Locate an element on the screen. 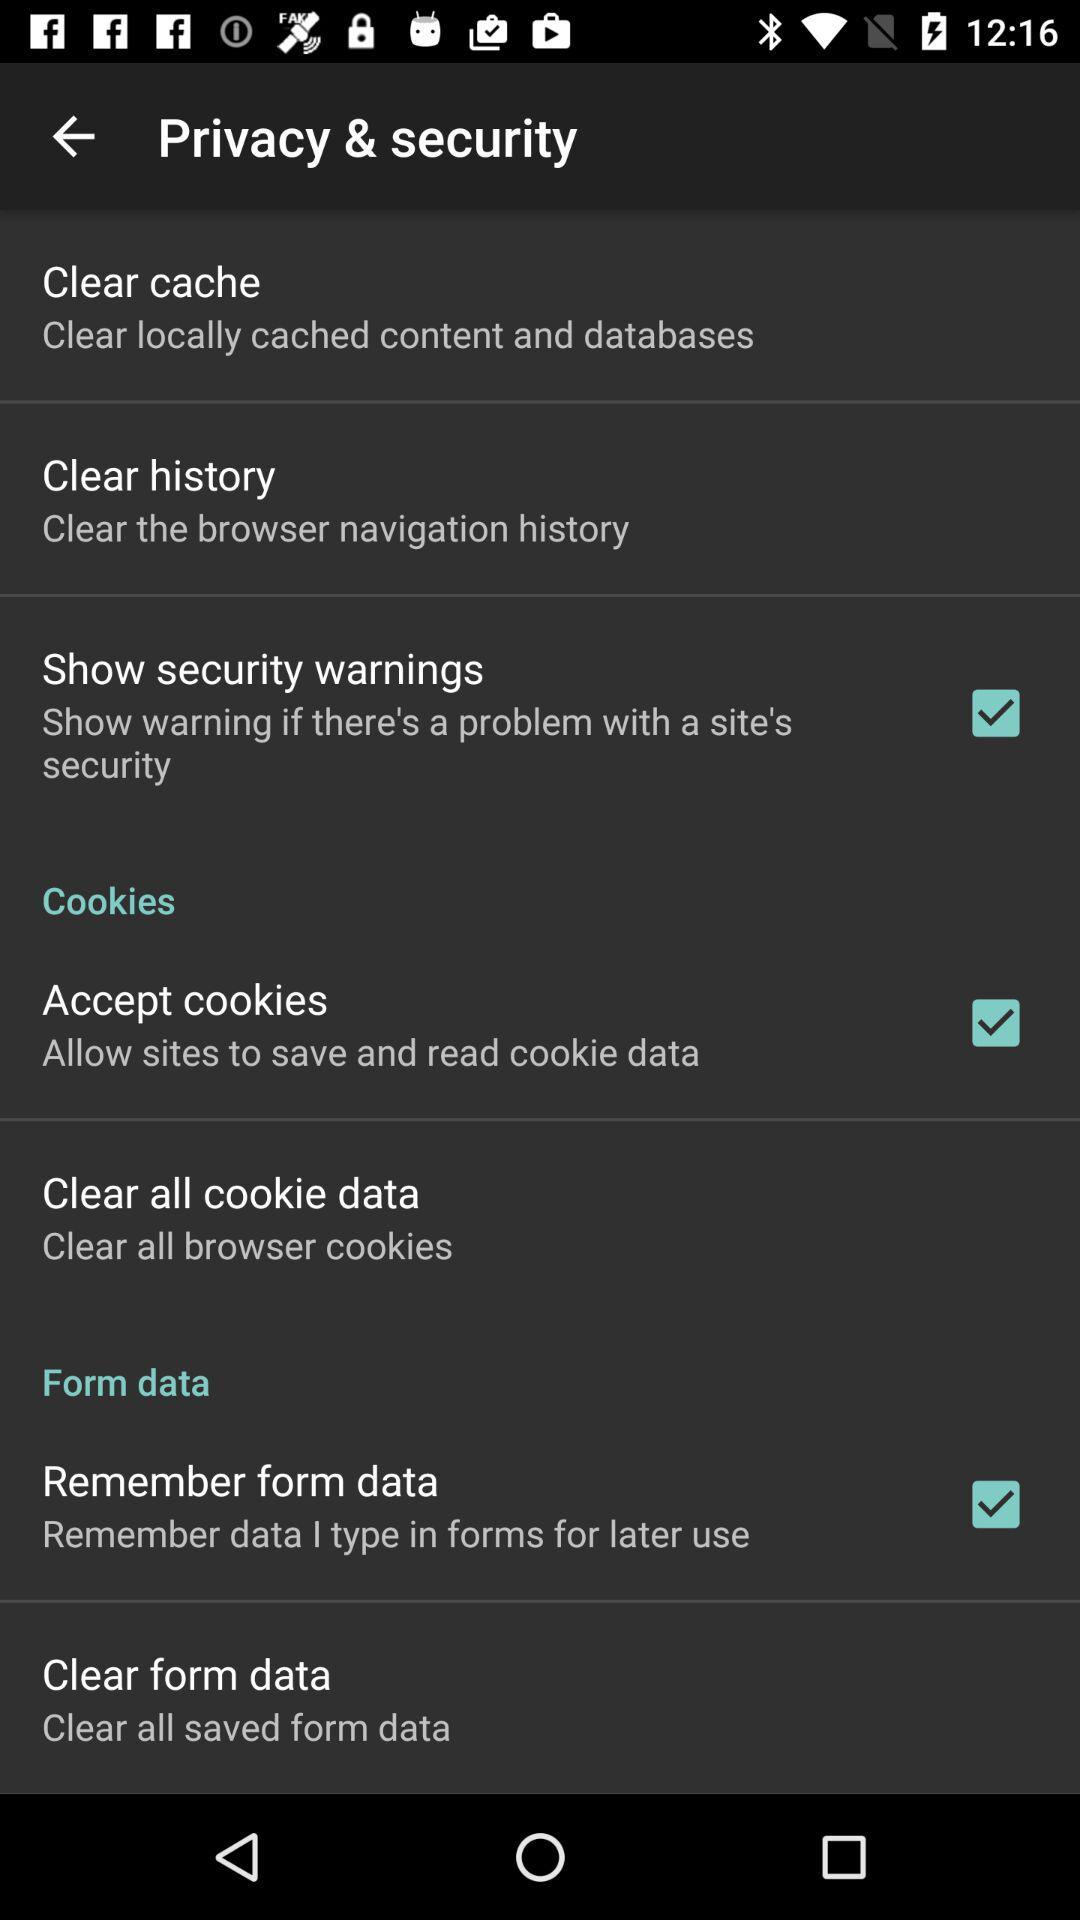  item to the left of the privacy & security icon is located at coordinates (72, 135).